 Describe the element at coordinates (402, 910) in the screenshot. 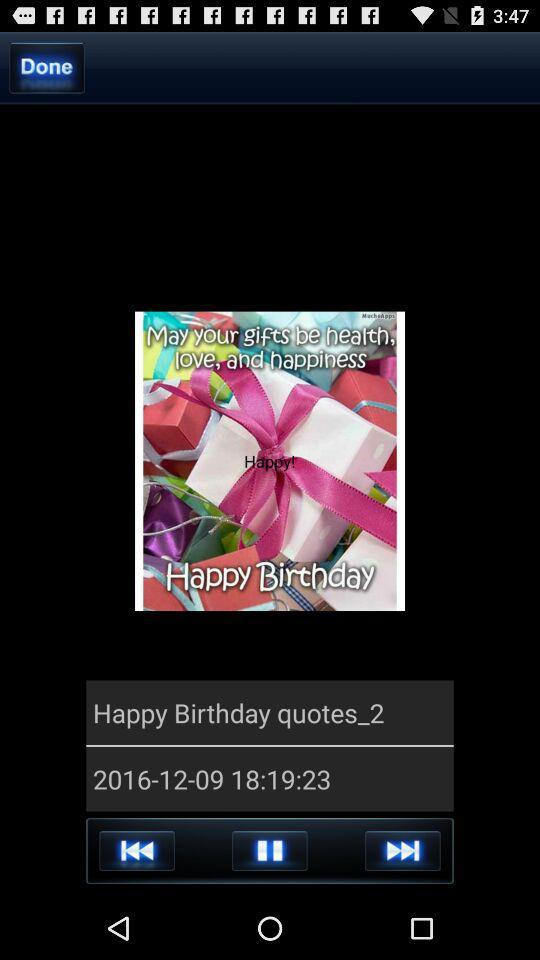

I see `the skip_next icon` at that location.